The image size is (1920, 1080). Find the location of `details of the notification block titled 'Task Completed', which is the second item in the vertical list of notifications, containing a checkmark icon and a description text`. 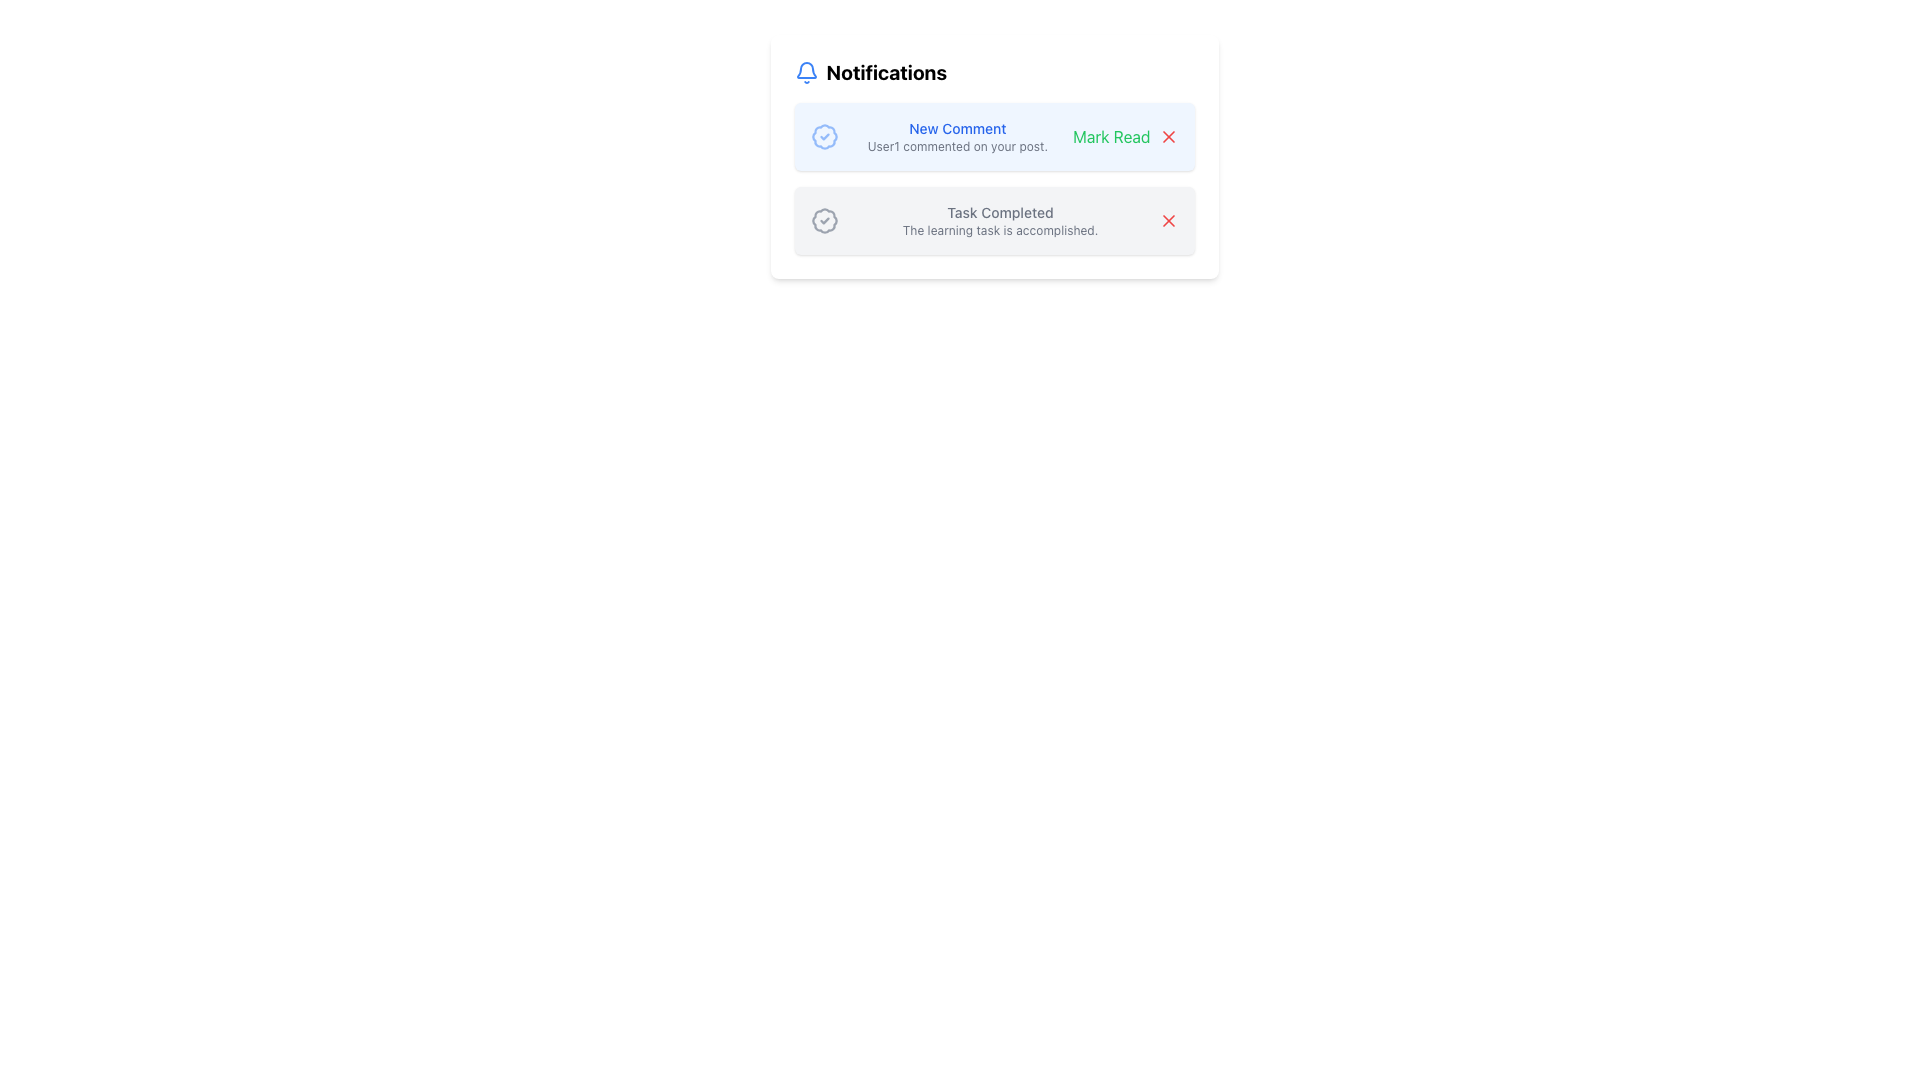

details of the notification block titled 'Task Completed', which is the second item in the vertical list of notifications, containing a checkmark icon and a description text is located at coordinates (994, 220).